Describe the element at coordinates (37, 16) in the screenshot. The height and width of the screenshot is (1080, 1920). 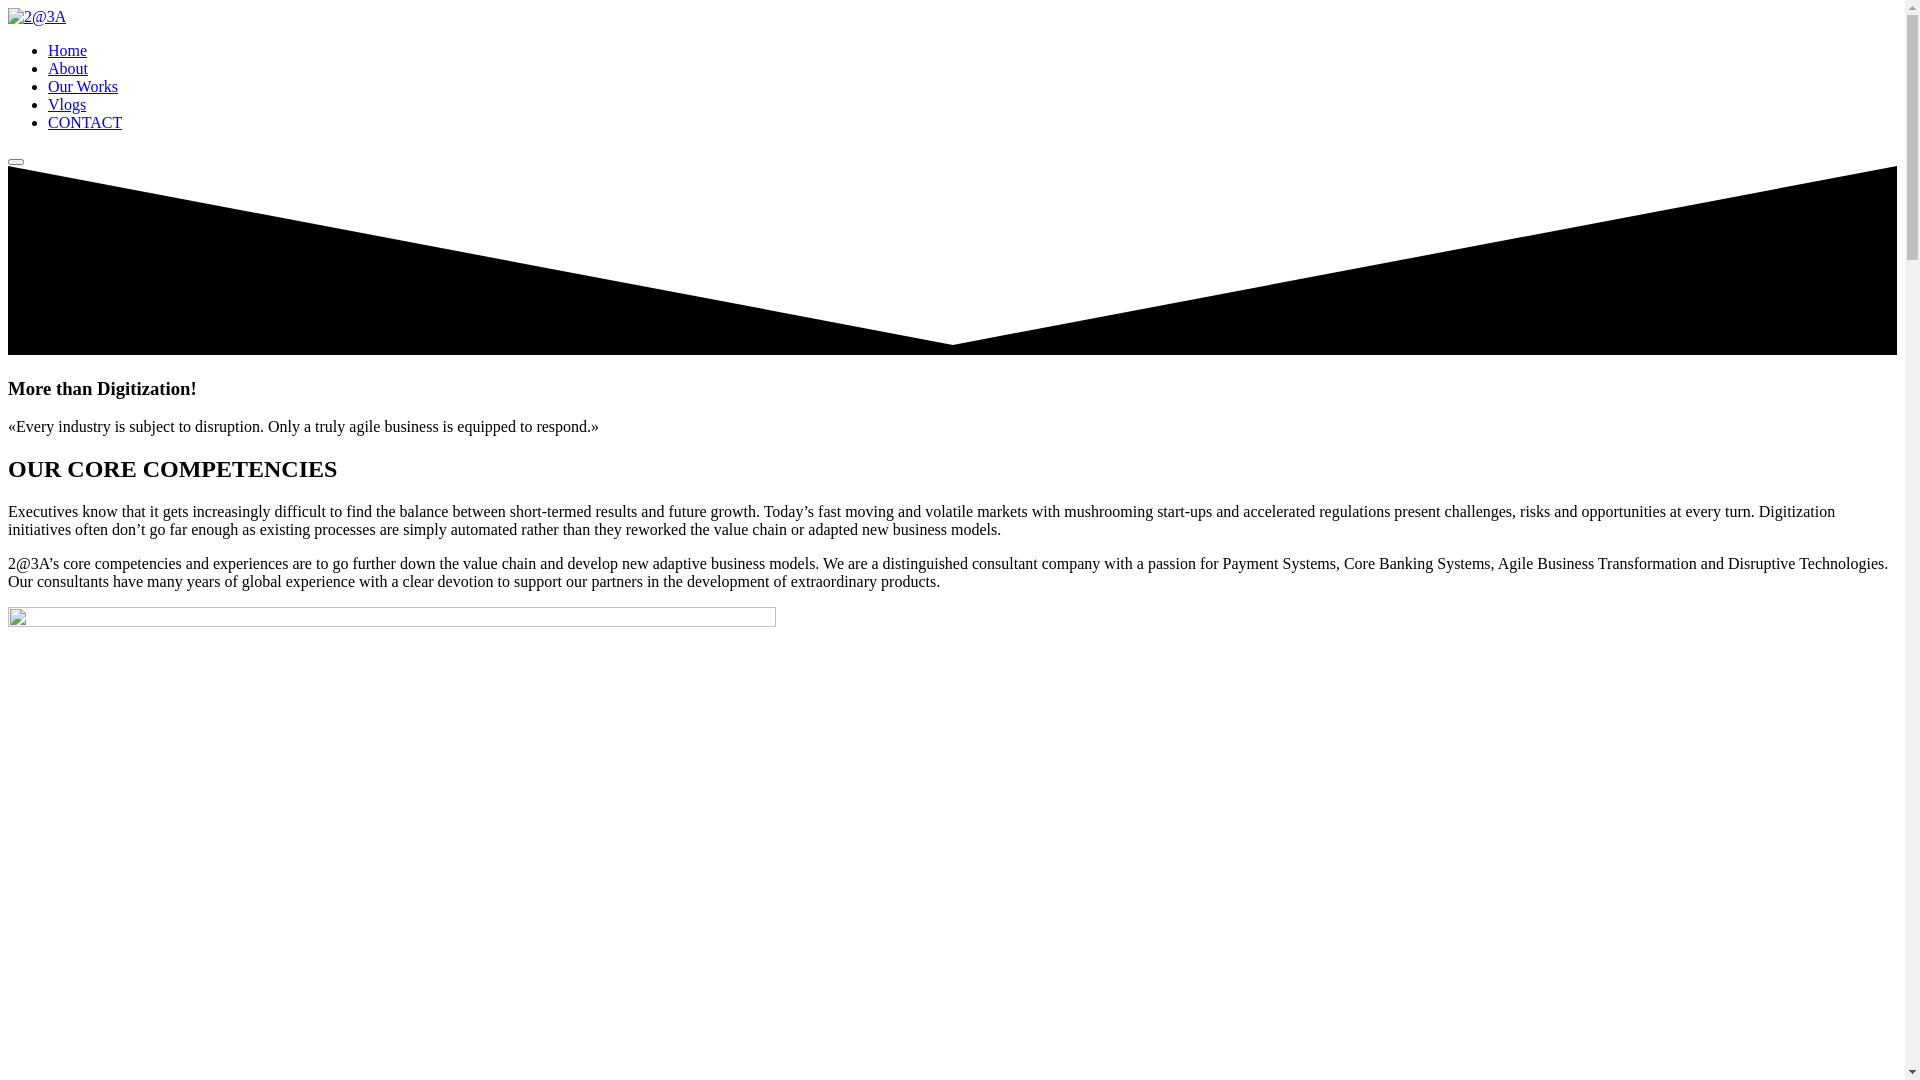
I see `'2@3A'` at that location.